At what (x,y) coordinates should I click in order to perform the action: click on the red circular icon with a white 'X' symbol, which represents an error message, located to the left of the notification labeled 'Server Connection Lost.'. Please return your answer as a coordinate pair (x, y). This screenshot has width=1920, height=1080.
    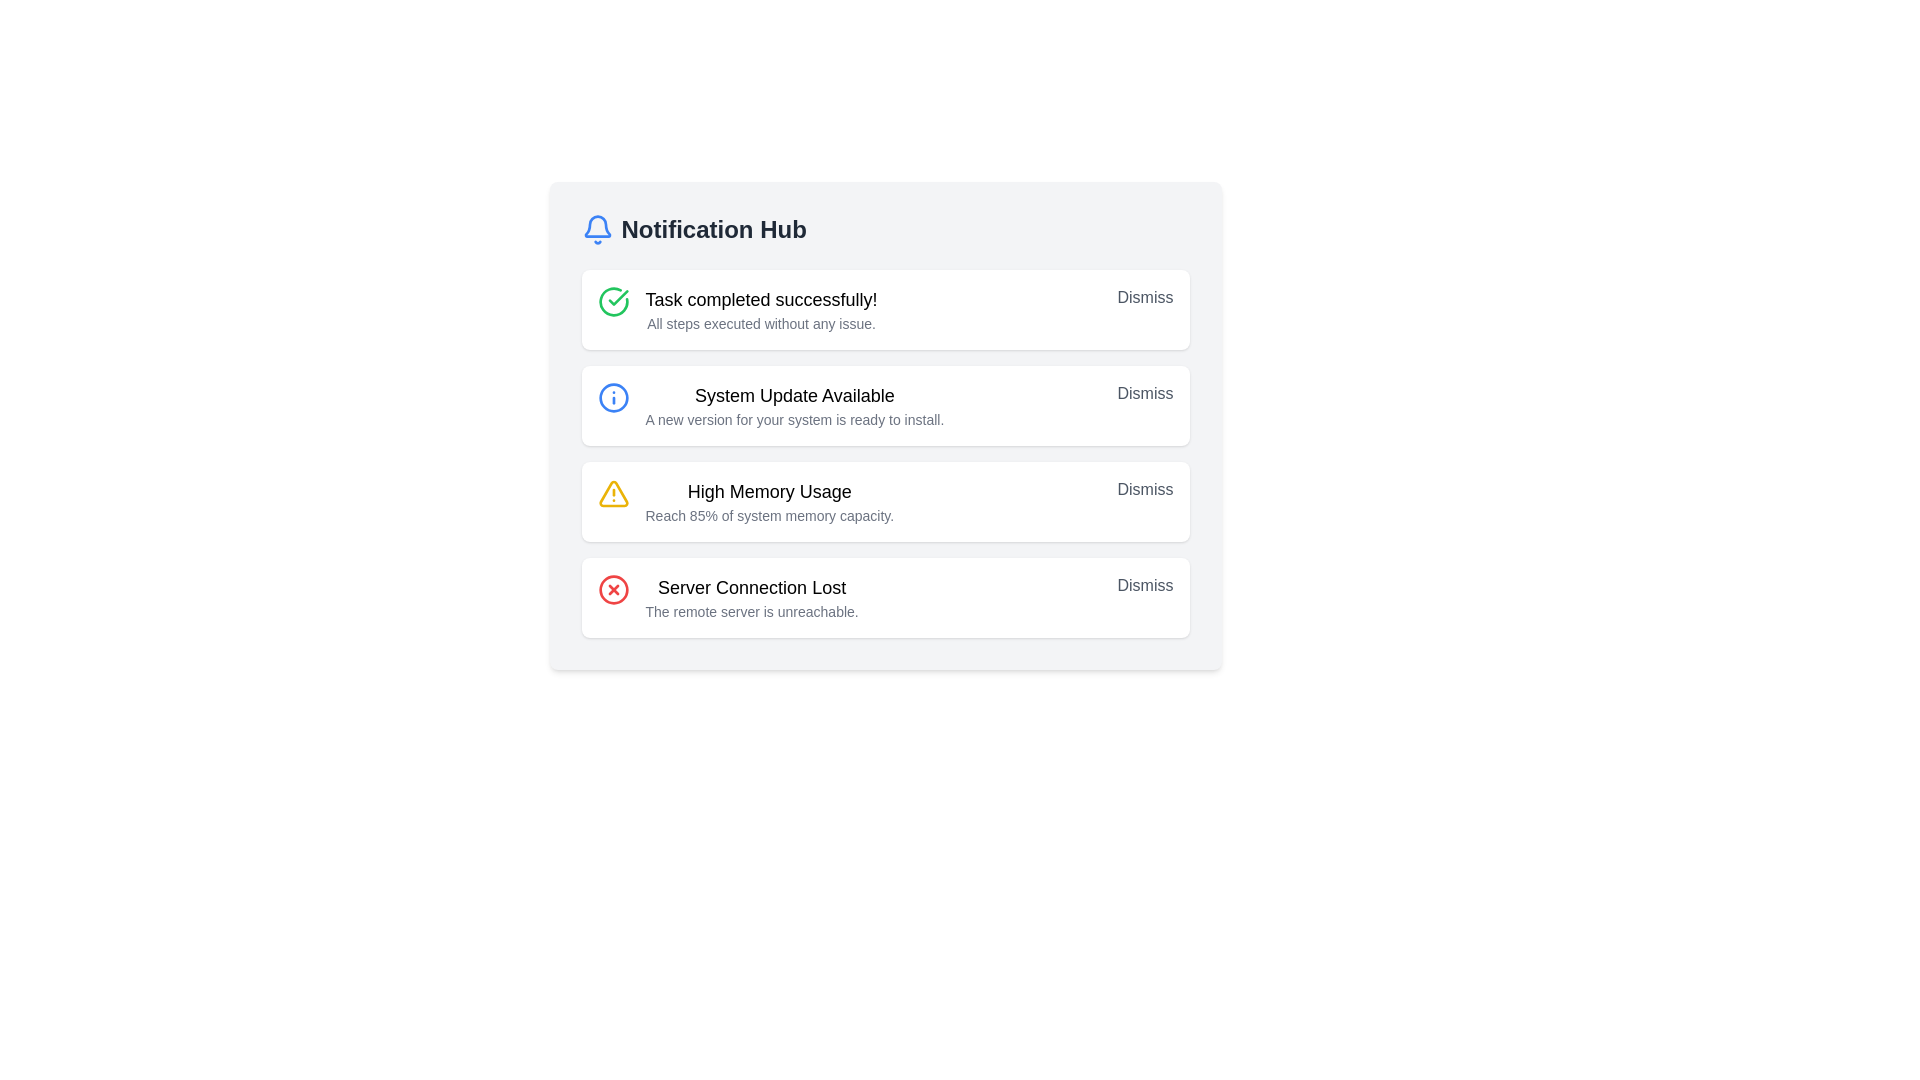
    Looking at the image, I should click on (612, 589).